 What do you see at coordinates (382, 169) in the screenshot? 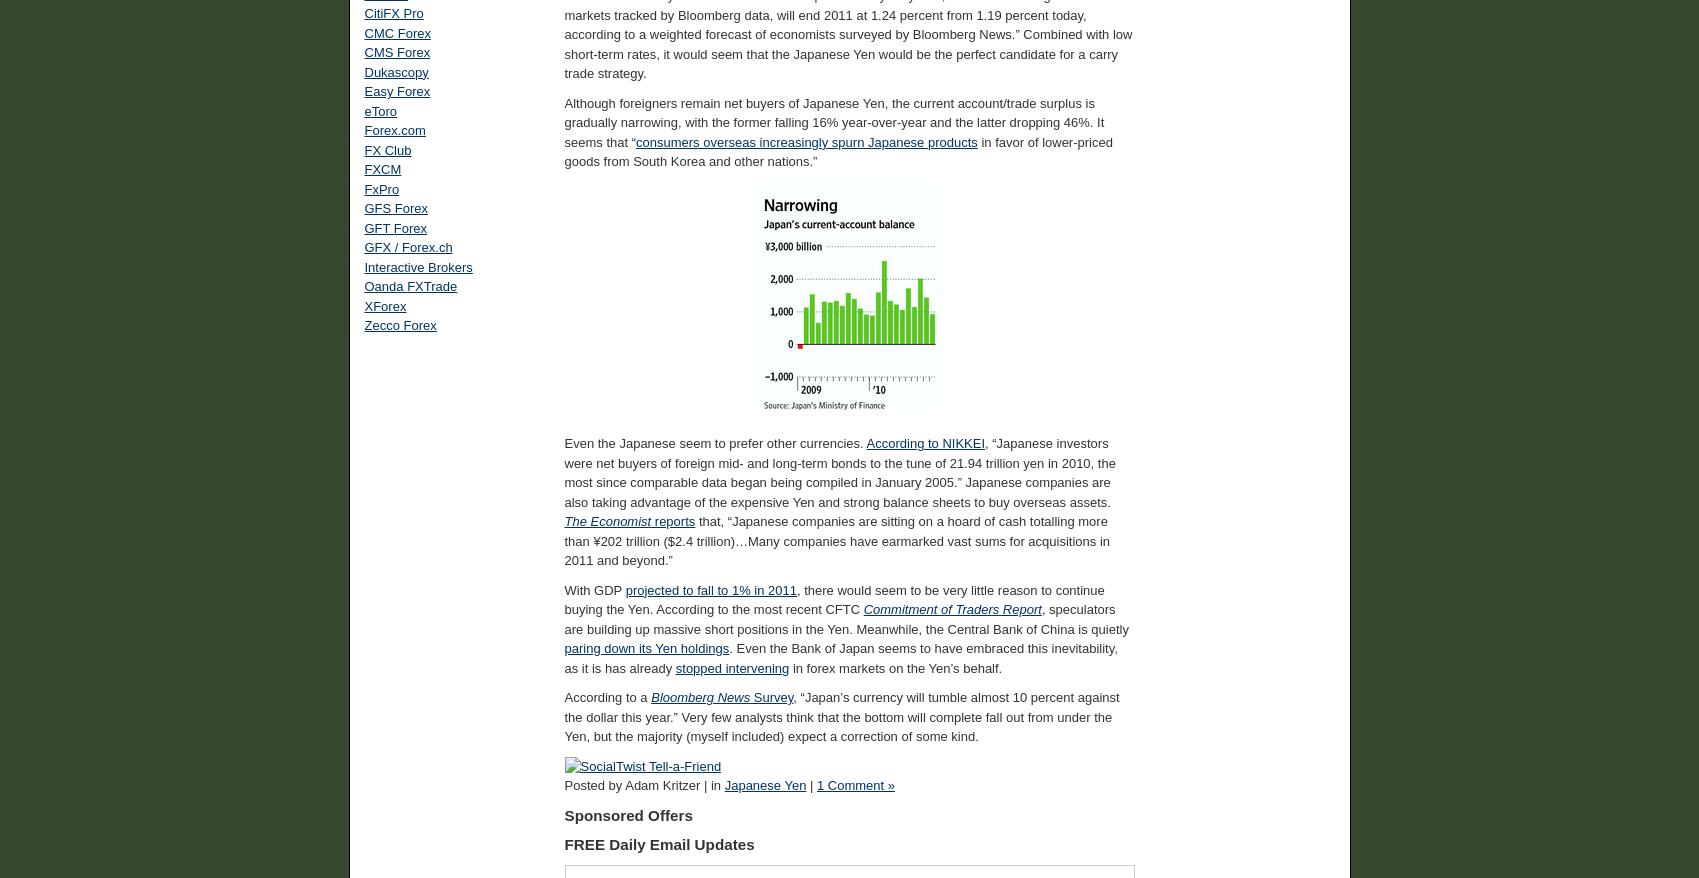
I see `'FXCM'` at bounding box center [382, 169].